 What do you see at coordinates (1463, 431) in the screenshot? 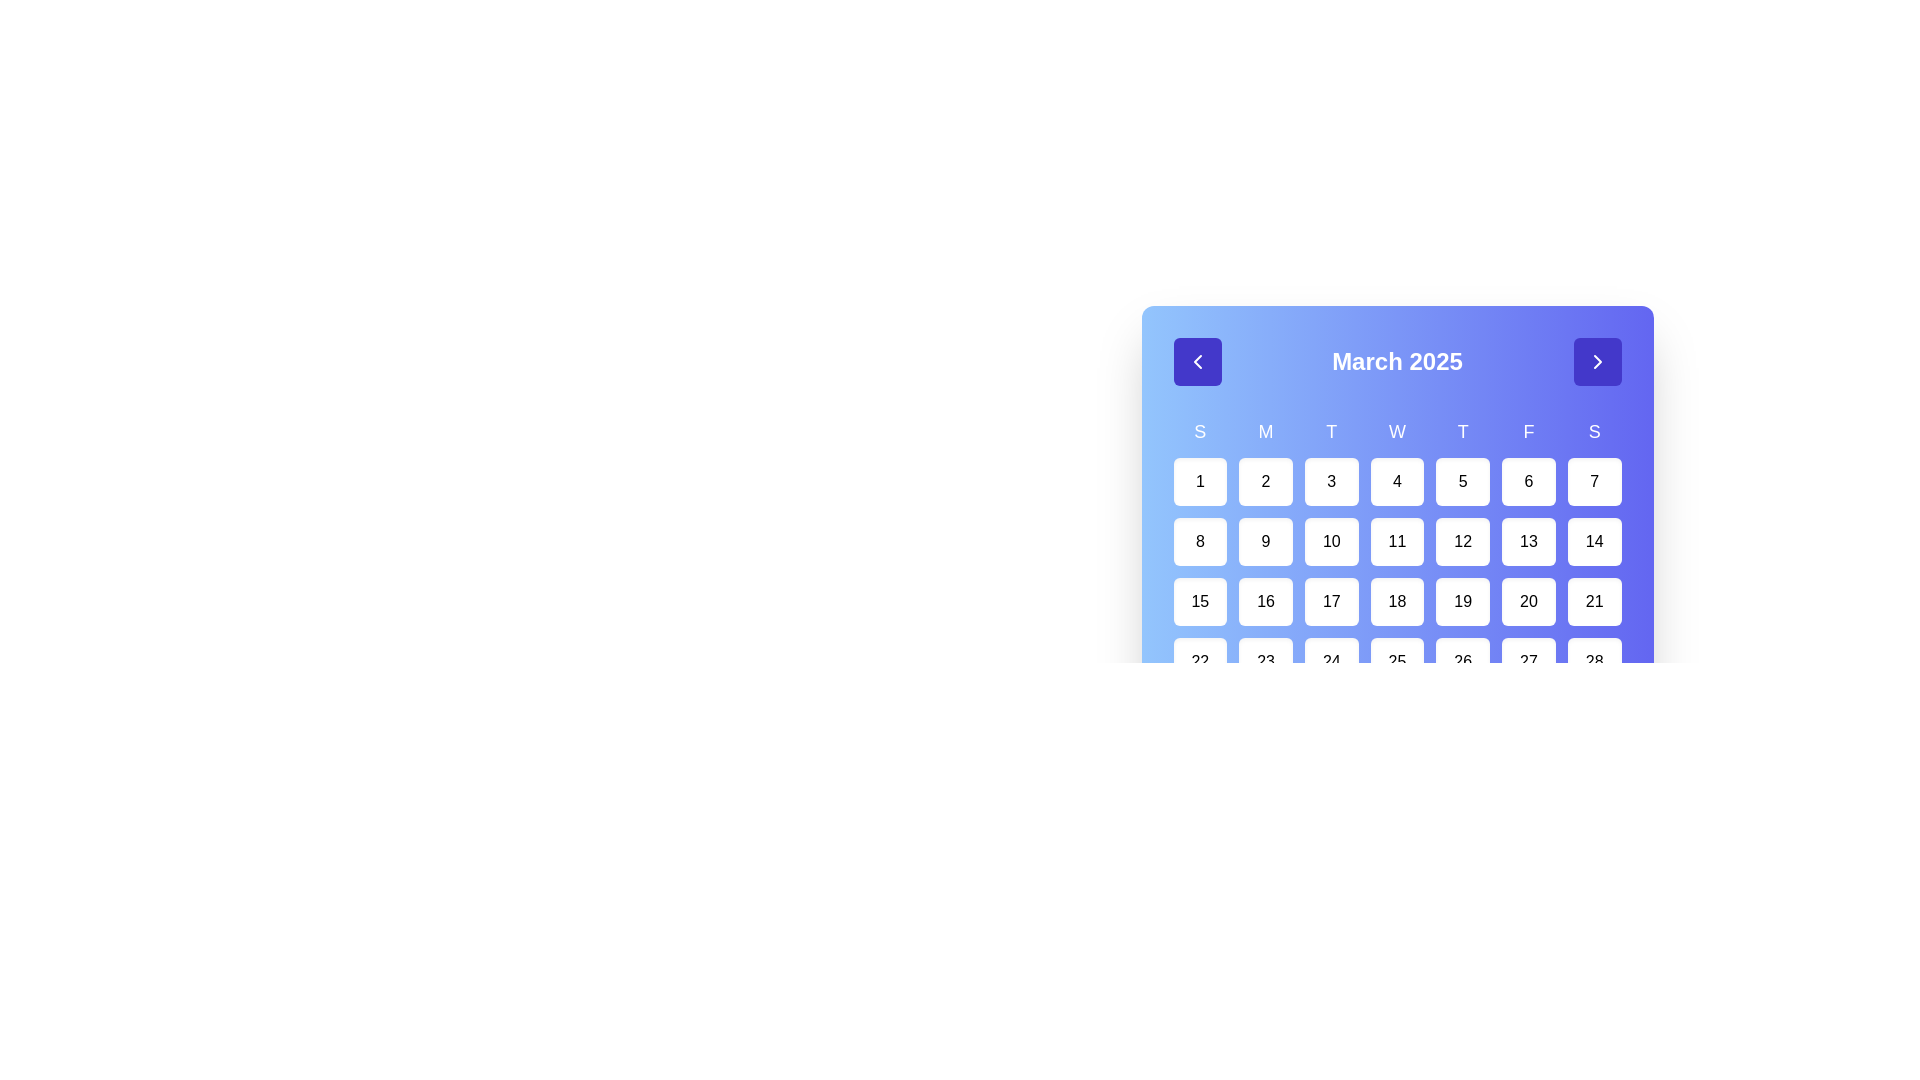
I see `the white uppercase letter 'T' text label, which is styled with a large font size and located in the fifth column of the first row of a calendar-like grid, between 'W' and 'F'` at bounding box center [1463, 431].